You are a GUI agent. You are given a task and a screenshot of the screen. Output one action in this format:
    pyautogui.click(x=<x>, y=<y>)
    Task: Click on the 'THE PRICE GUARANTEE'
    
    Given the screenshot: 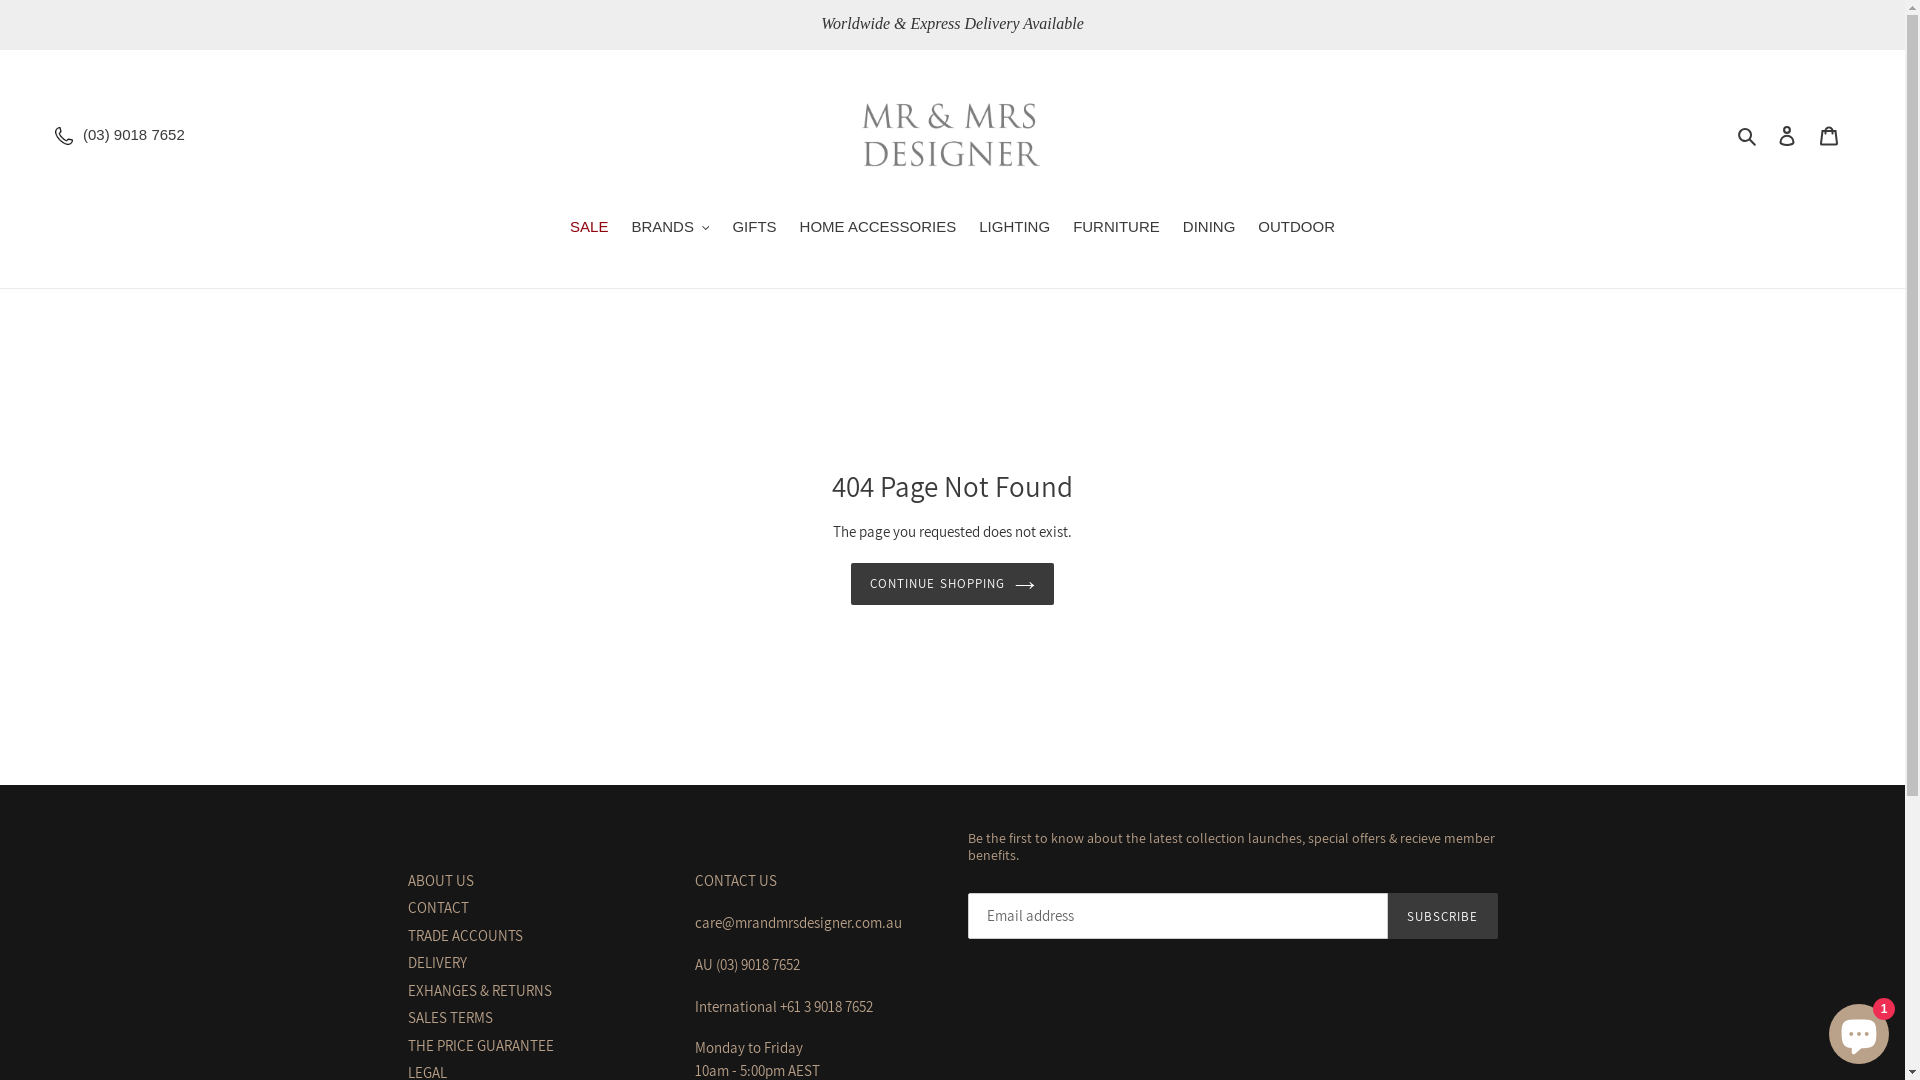 What is the action you would take?
    pyautogui.click(x=480, y=1044)
    